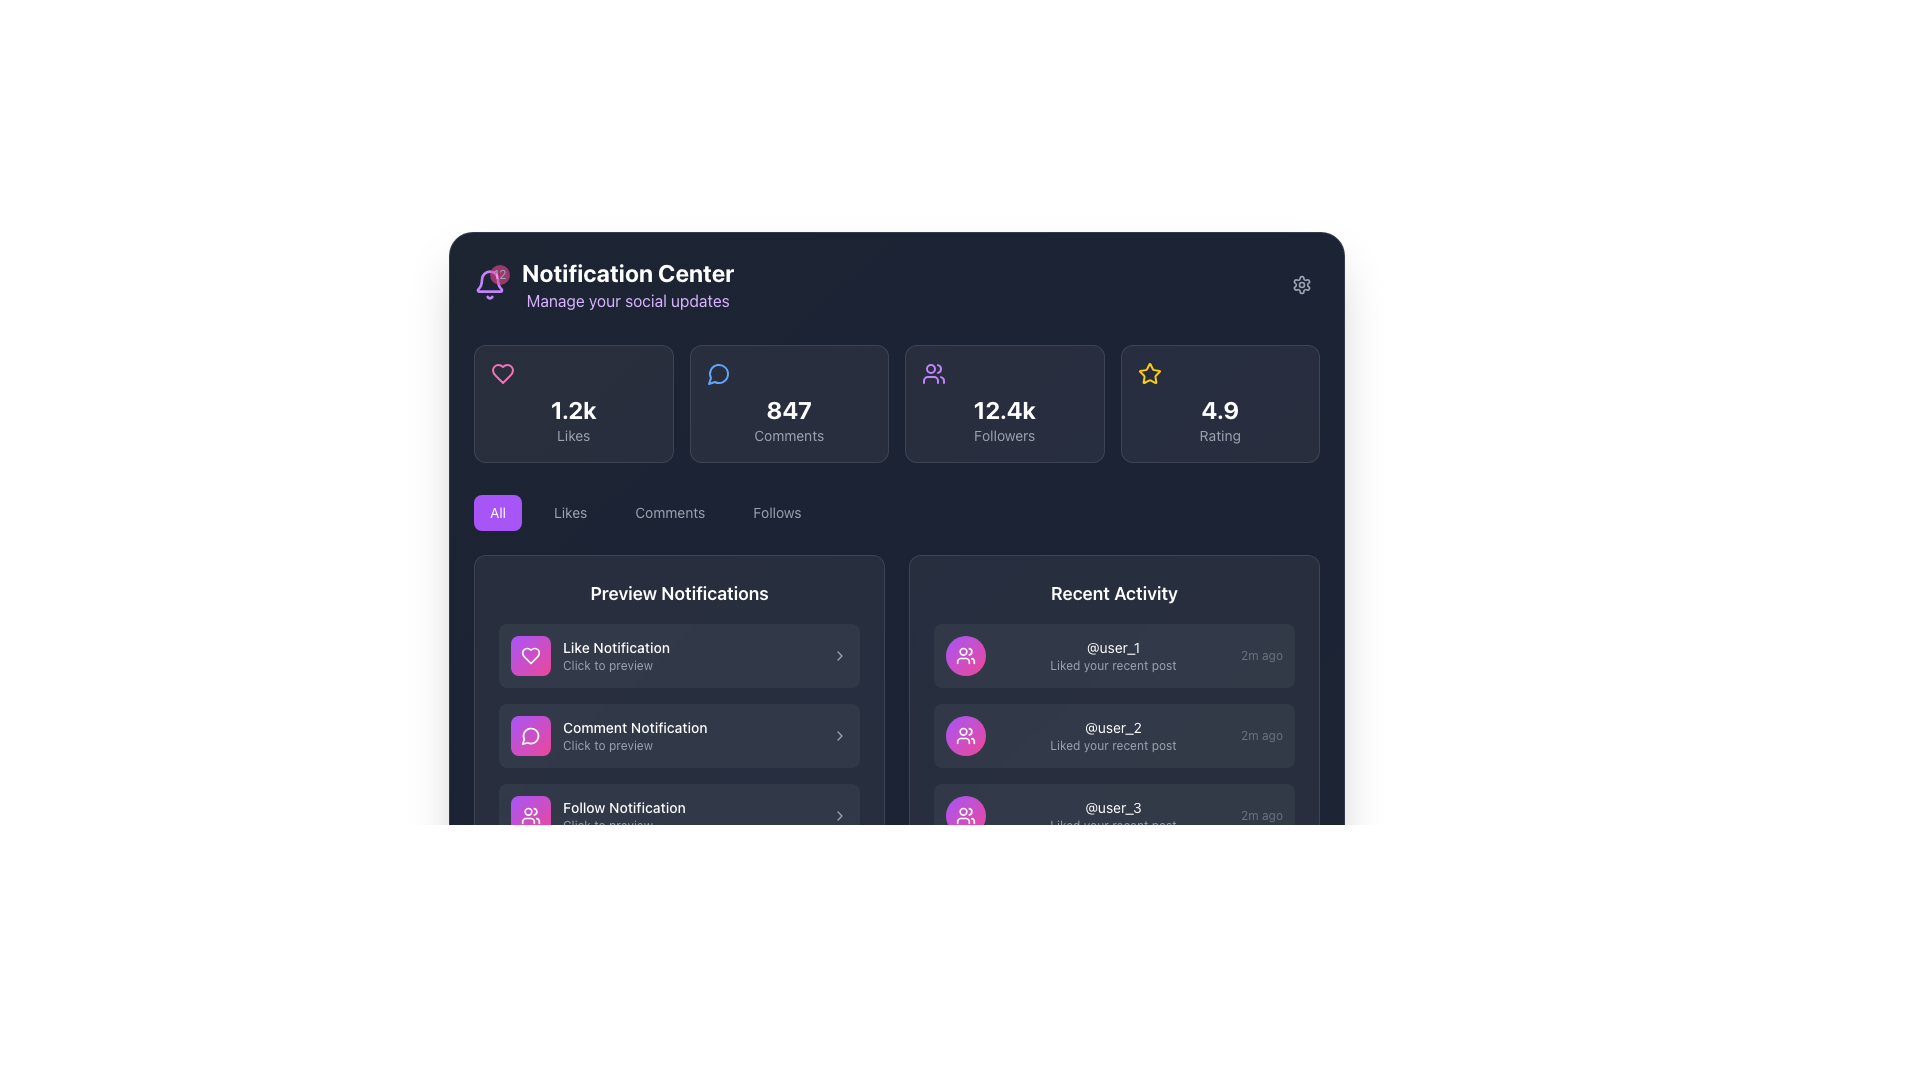 The image size is (1920, 1080). Describe the element at coordinates (531, 736) in the screenshot. I see `the comment-related notification icon button located on the left side of the second item in the 'Preview Notifications' list` at that location.